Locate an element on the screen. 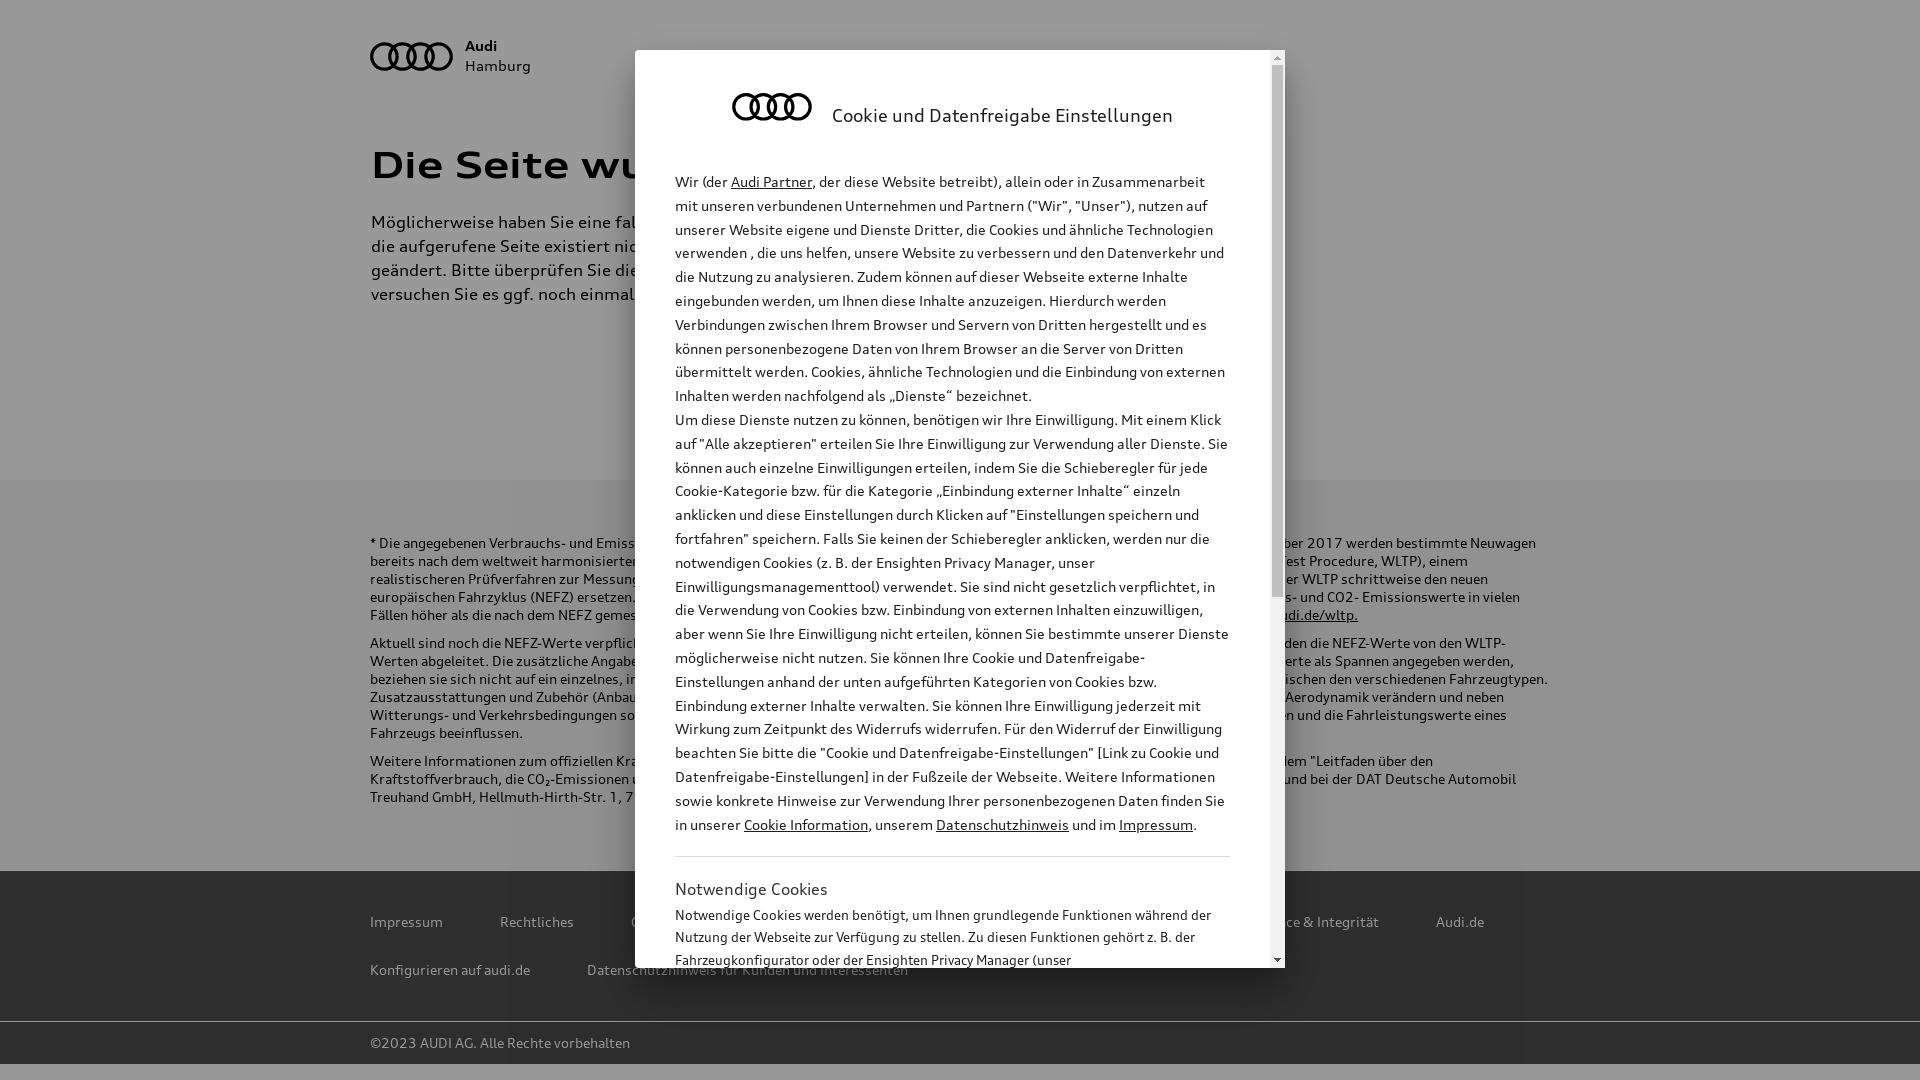 This screenshot has width=1920, height=1080. 'Audi.de' is located at coordinates (1459, 921).